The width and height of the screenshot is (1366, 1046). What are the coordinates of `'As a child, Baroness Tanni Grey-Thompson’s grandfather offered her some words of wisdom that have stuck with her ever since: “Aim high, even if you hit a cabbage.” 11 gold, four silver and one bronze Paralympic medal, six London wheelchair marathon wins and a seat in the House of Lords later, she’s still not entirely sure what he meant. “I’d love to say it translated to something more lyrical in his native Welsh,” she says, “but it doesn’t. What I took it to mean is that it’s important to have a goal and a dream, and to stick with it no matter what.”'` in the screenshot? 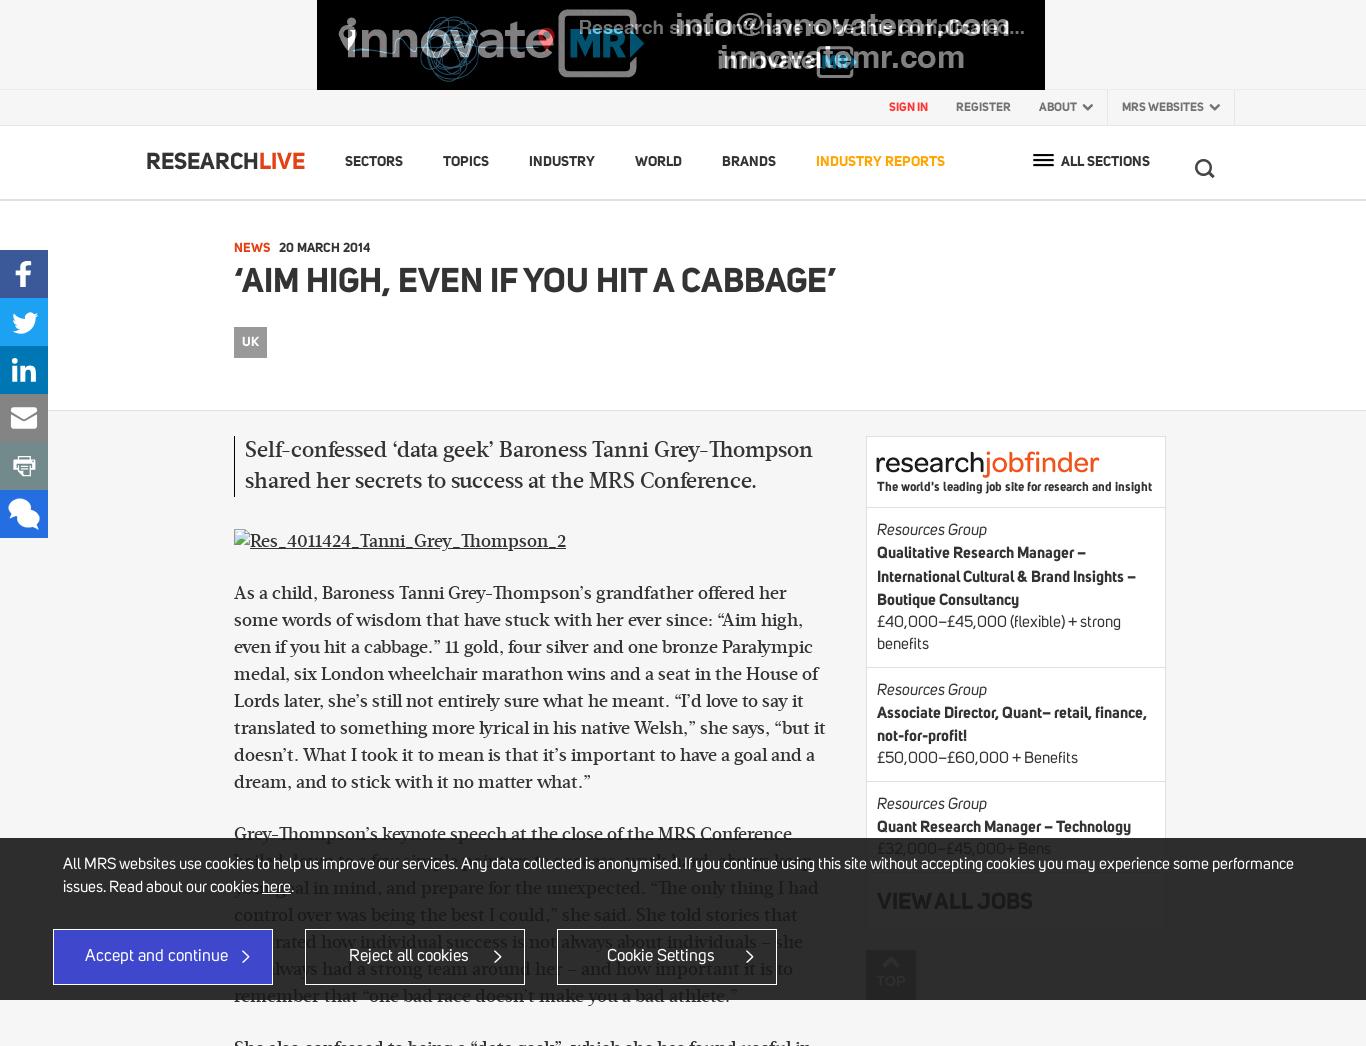 It's located at (233, 688).